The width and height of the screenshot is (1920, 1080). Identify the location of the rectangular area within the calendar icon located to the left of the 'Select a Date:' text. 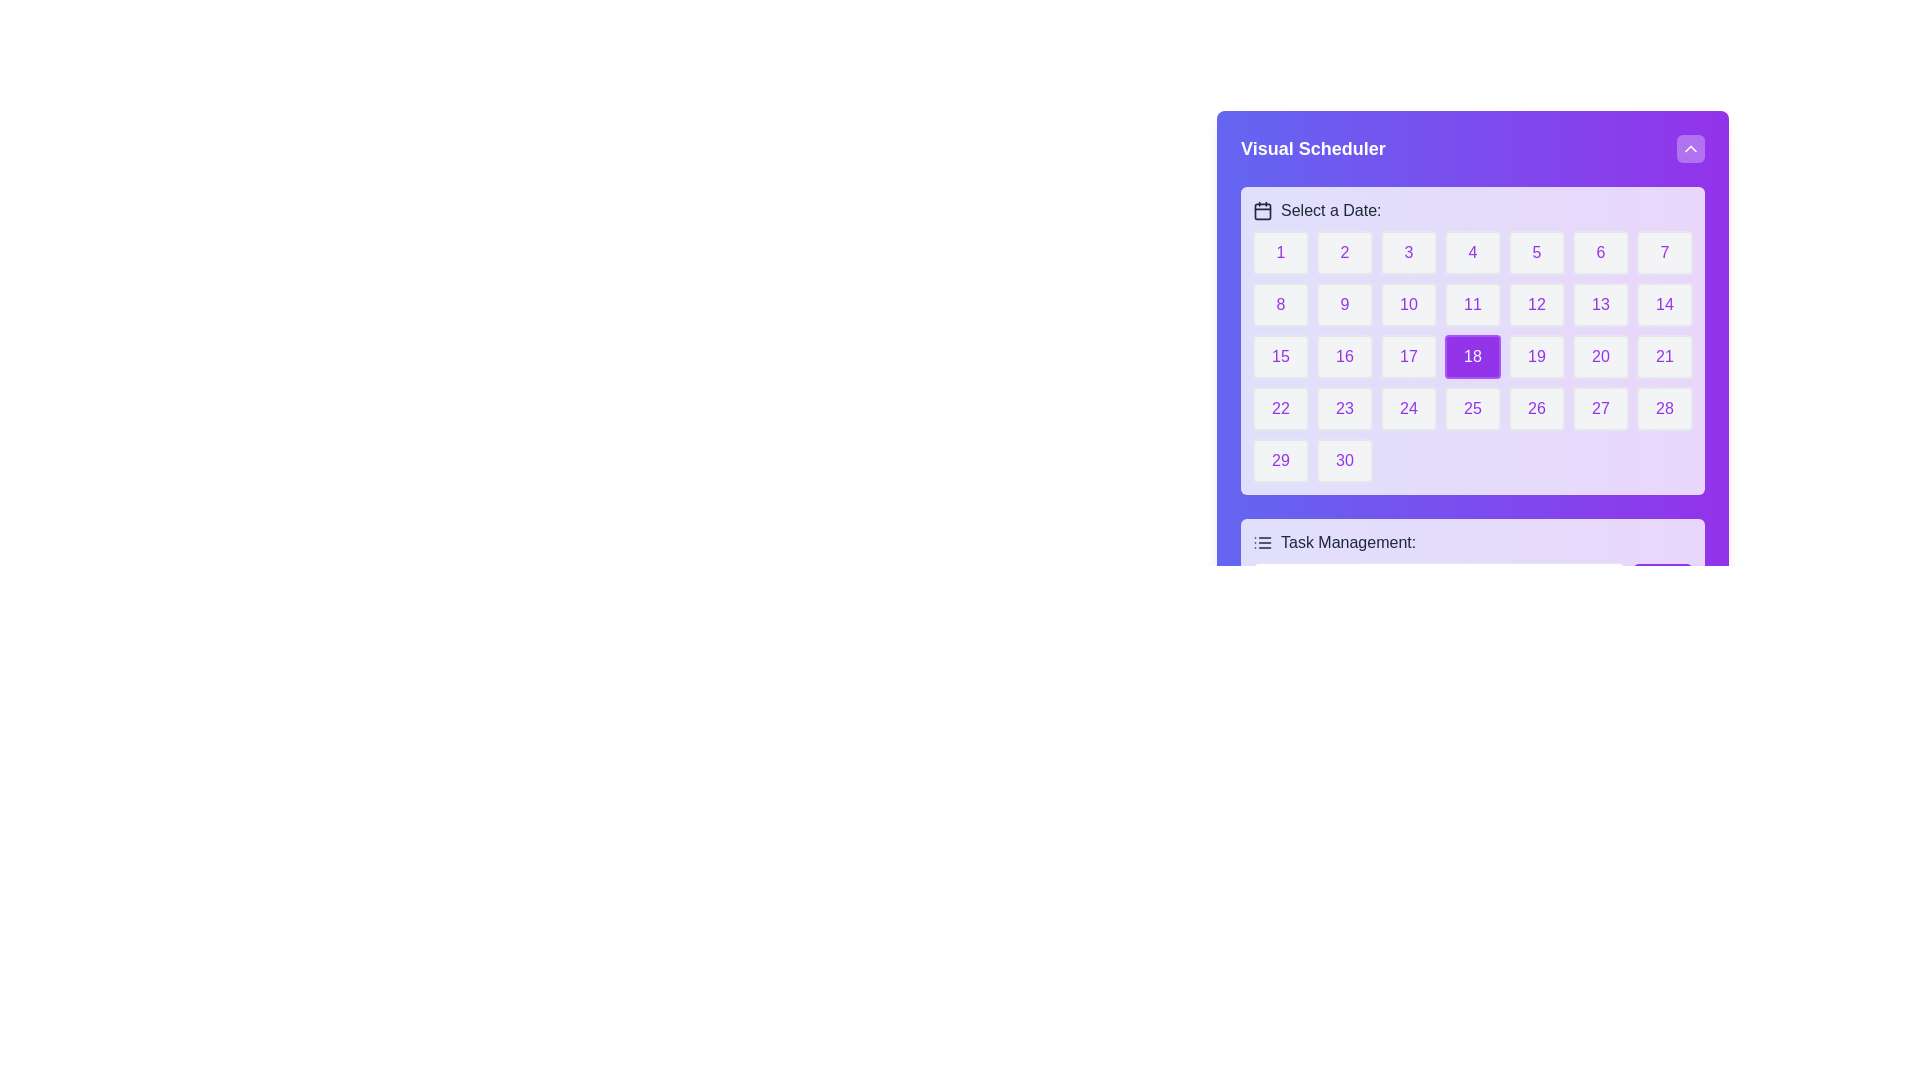
(1261, 211).